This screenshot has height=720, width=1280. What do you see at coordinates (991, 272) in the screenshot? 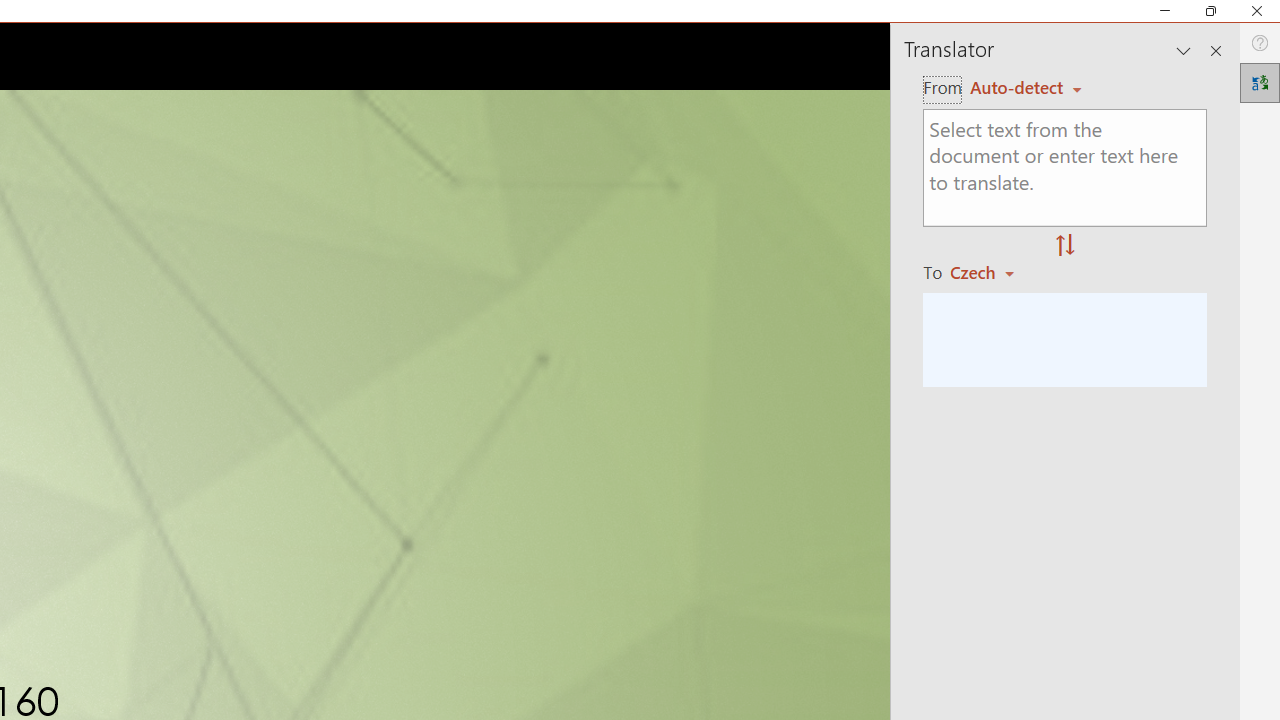
I see `'Czech'` at bounding box center [991, 272].